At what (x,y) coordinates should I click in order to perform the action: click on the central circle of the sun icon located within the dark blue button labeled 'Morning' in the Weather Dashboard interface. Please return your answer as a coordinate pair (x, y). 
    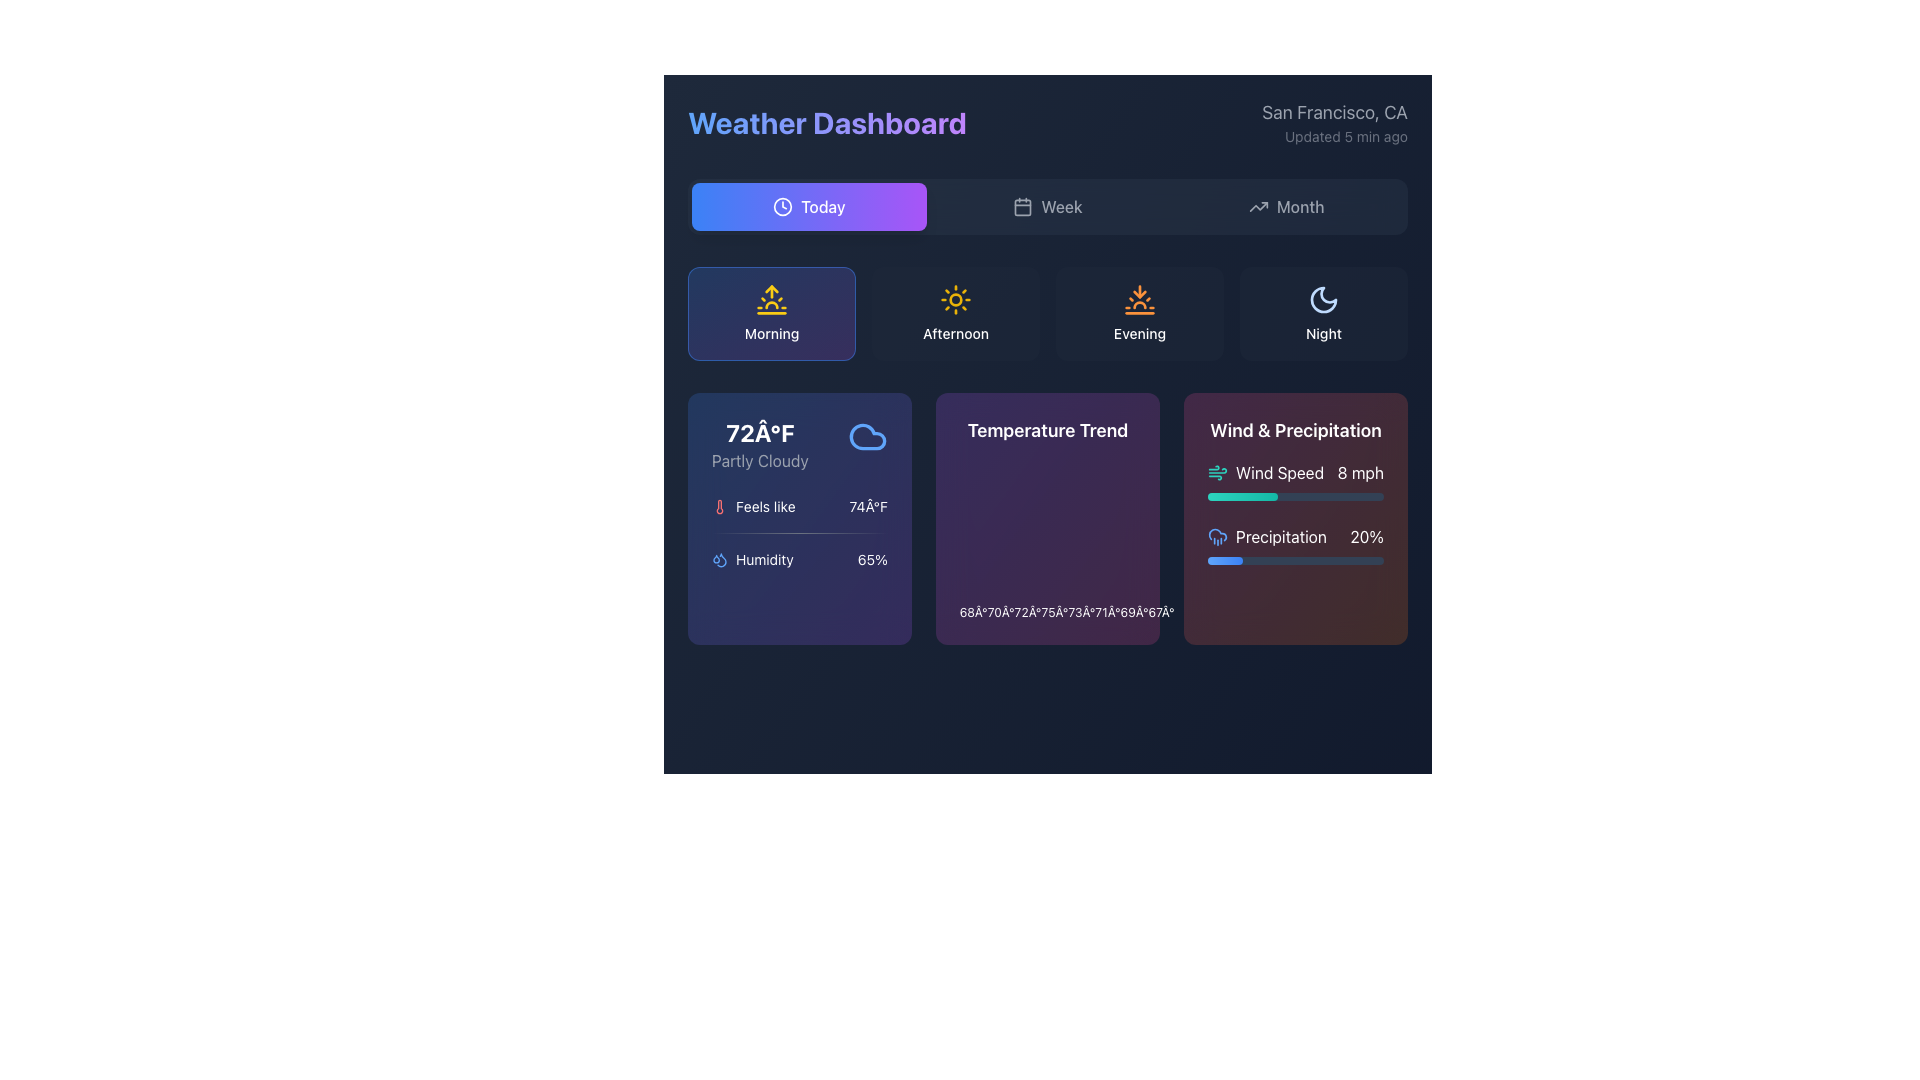
    Looking at the image, I should click on (954, 300).